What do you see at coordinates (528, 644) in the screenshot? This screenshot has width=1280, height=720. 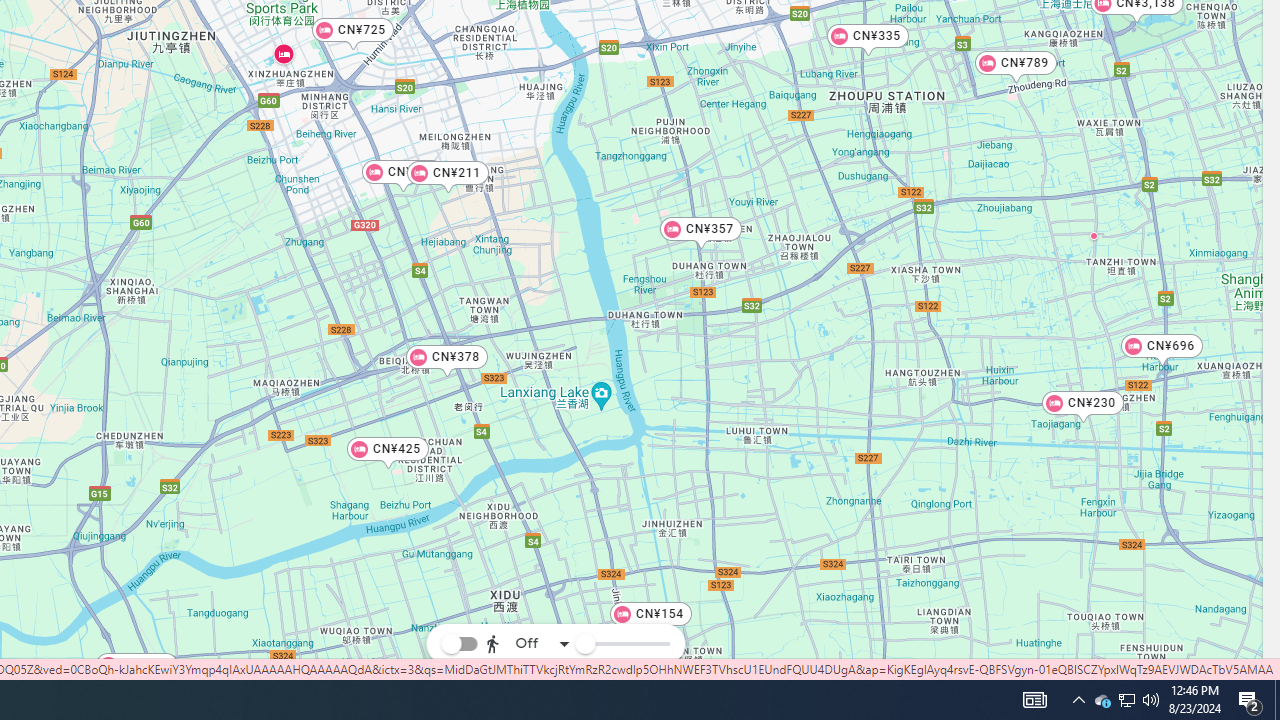 I see `'Off'` at bounding box center [528, 644].